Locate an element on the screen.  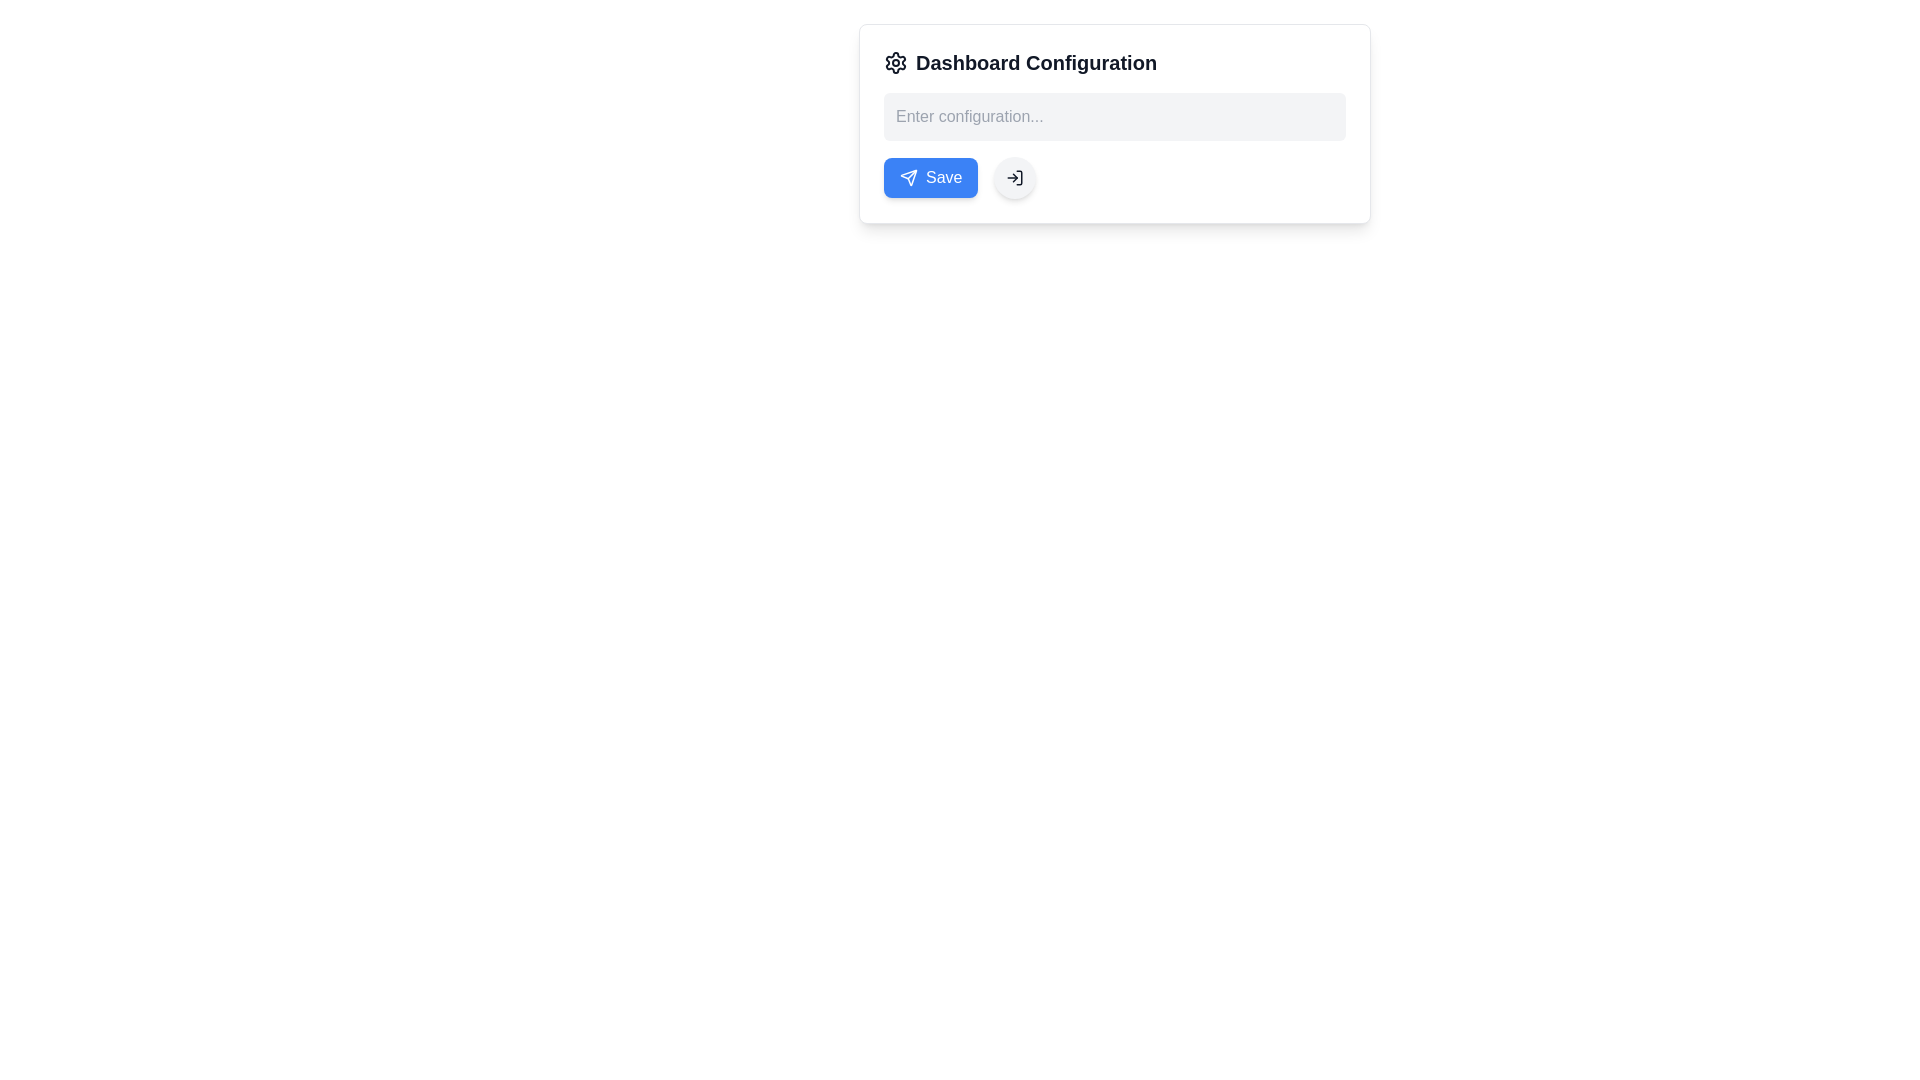
the gear or settings icon located at the far left of the 'Dashboard Configuration' heading, which has a minimalist line-art style is located at coordinates (895, 61).